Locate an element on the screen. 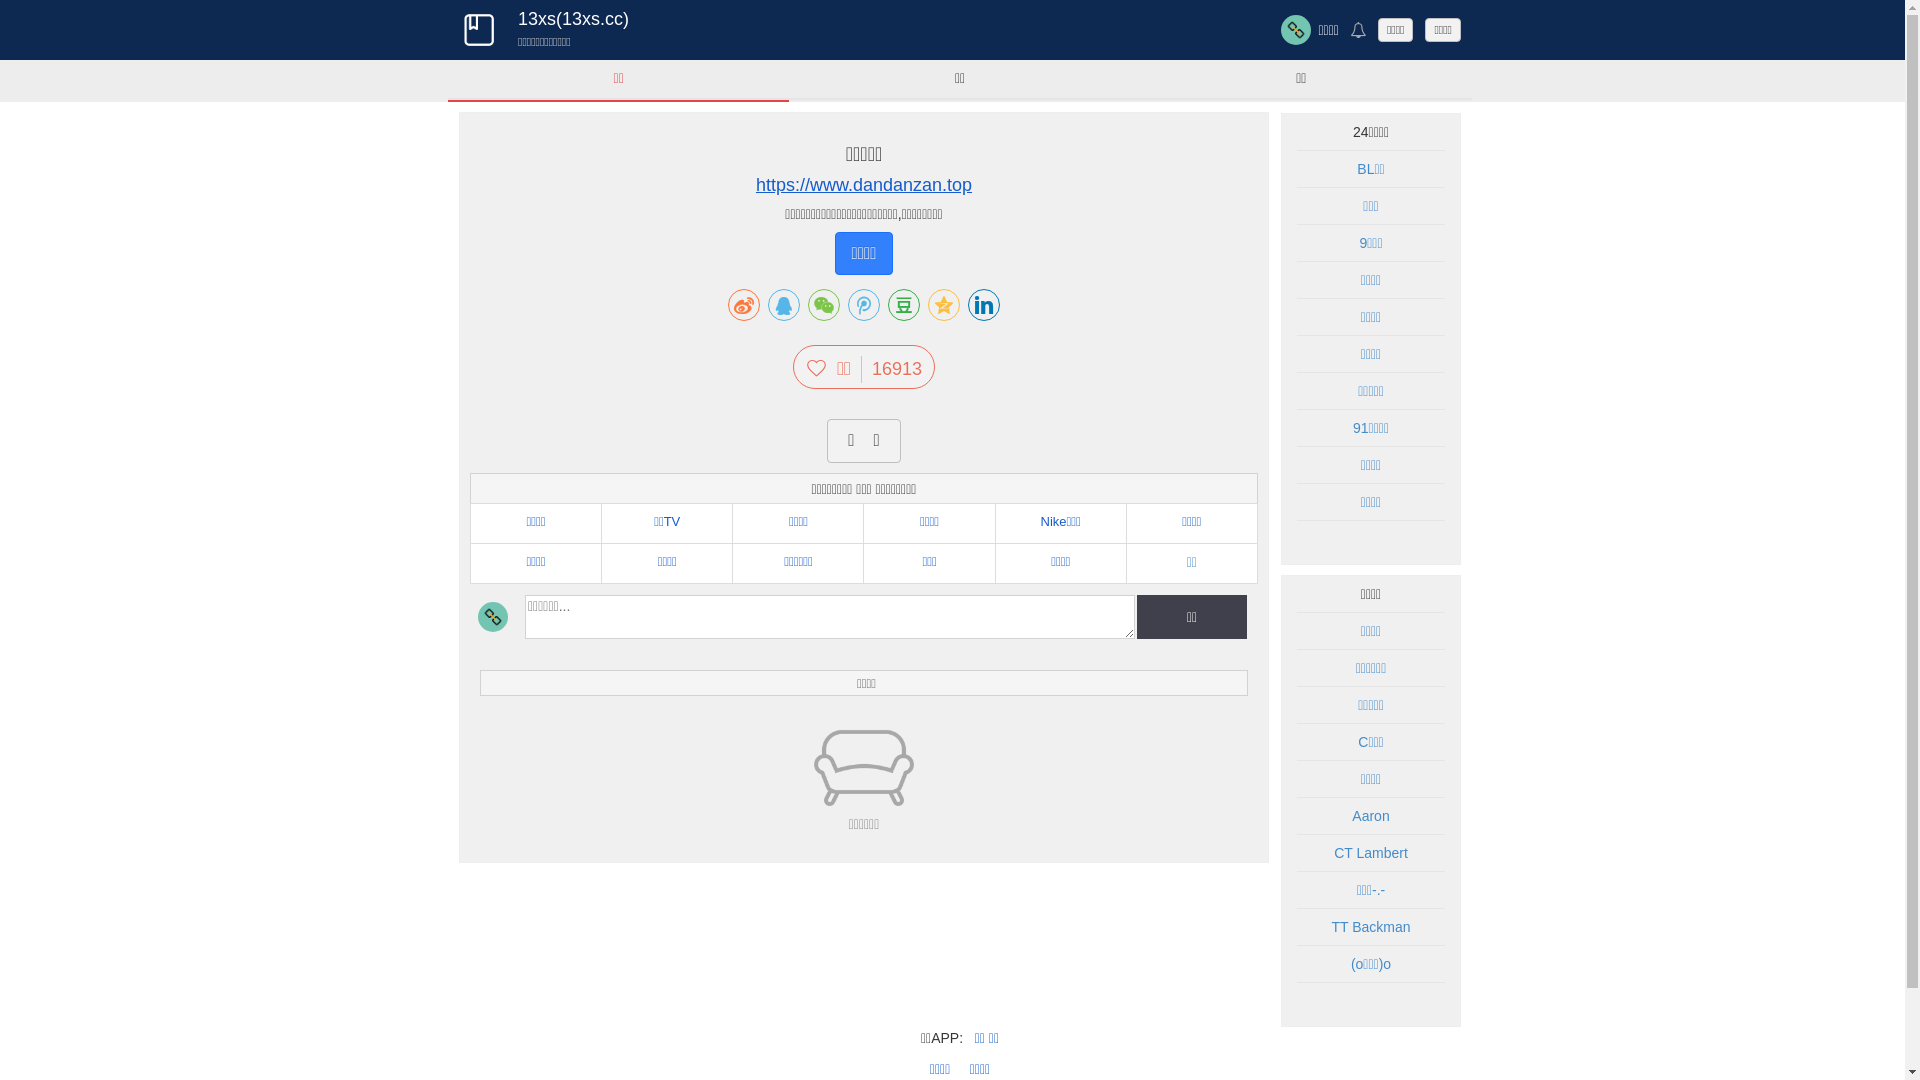 The height and width of the screenshot is (1080, 1920). 'https://www.dandanzan.top' is located at coordinates (864, 185).